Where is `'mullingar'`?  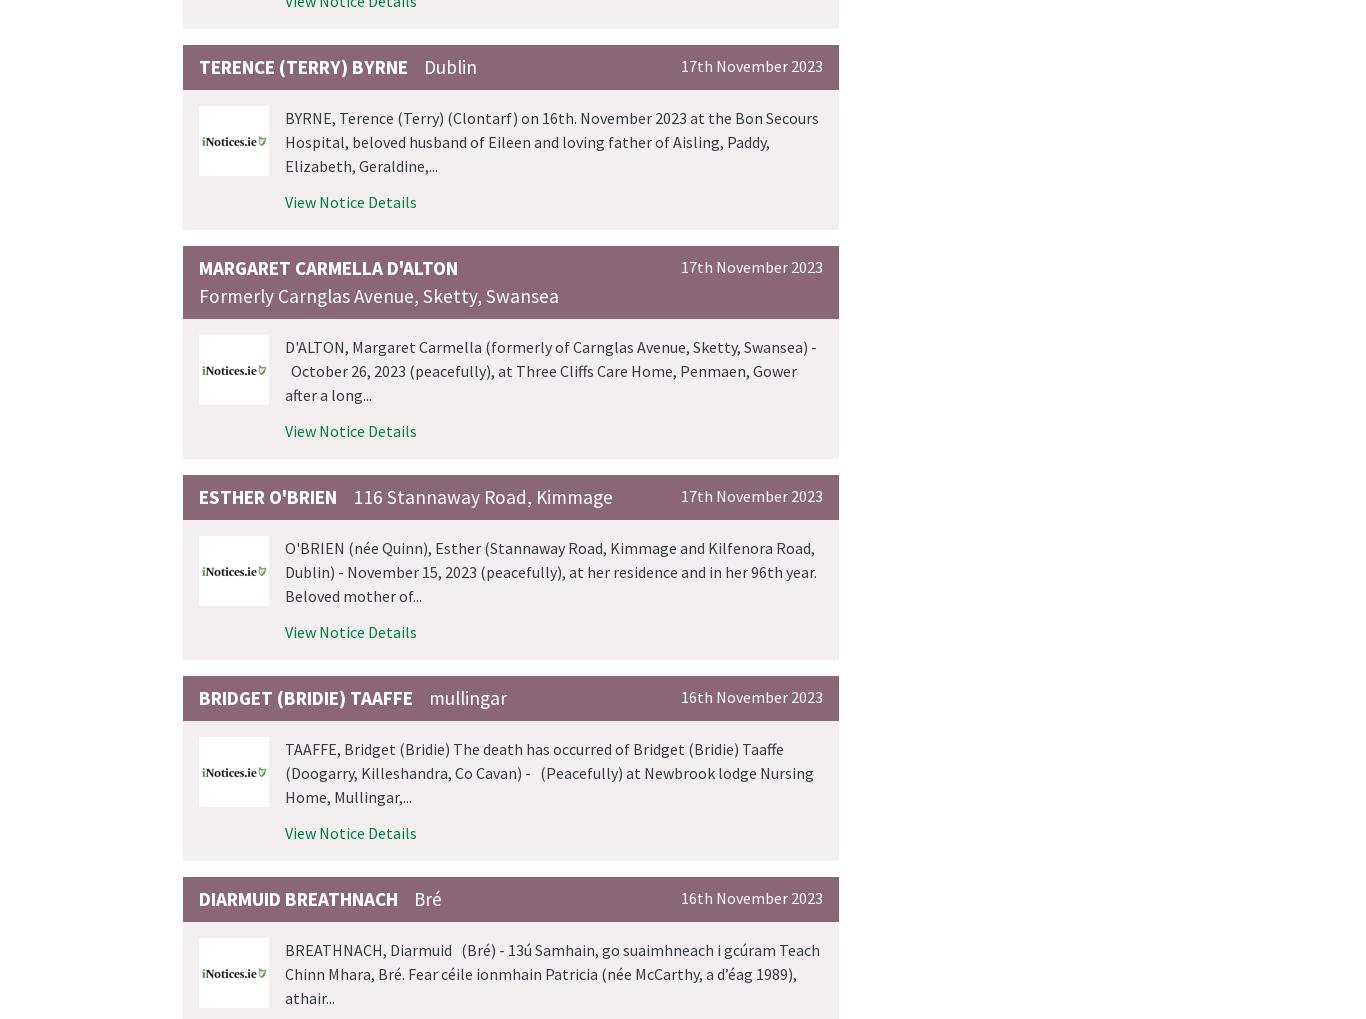 'mullingar' is located at coordinates (467, 698).